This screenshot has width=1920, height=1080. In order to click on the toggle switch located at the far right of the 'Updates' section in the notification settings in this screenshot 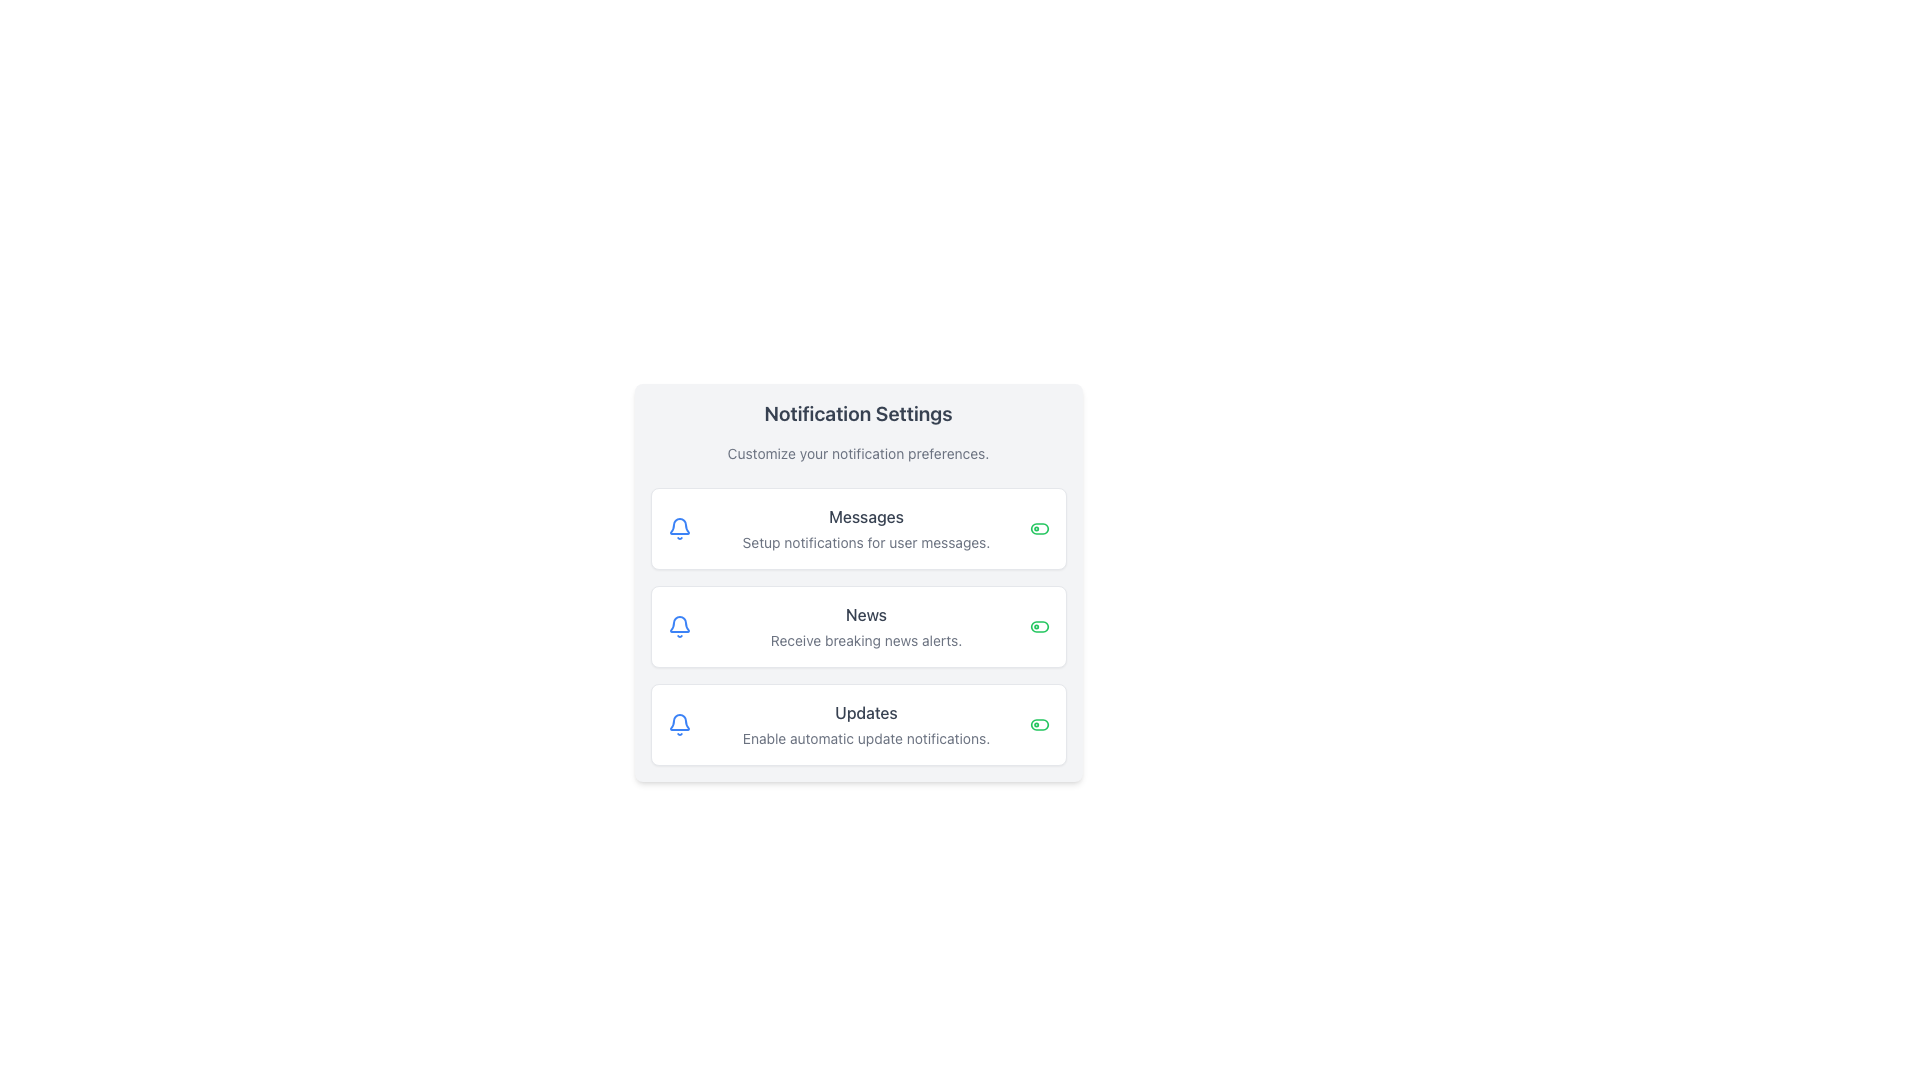, I will do `click(1039, 725)`.